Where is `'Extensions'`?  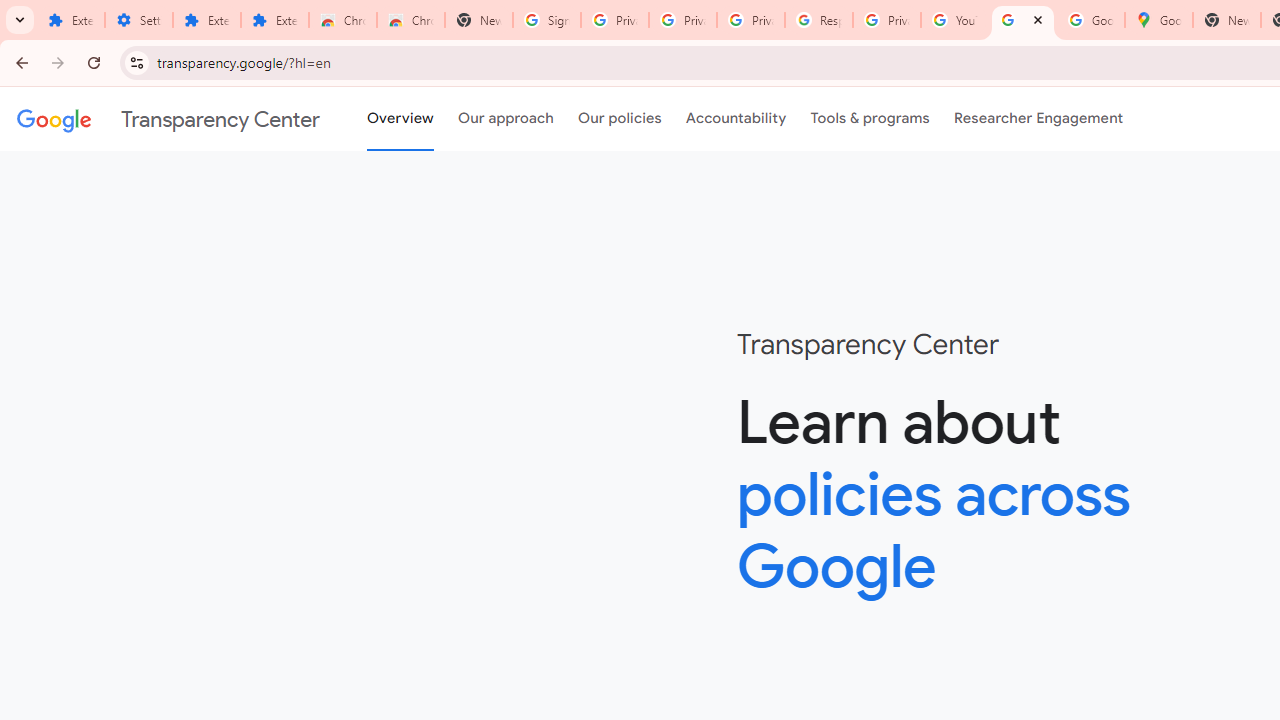
'Extensions' is located at coordinates (273, 20).